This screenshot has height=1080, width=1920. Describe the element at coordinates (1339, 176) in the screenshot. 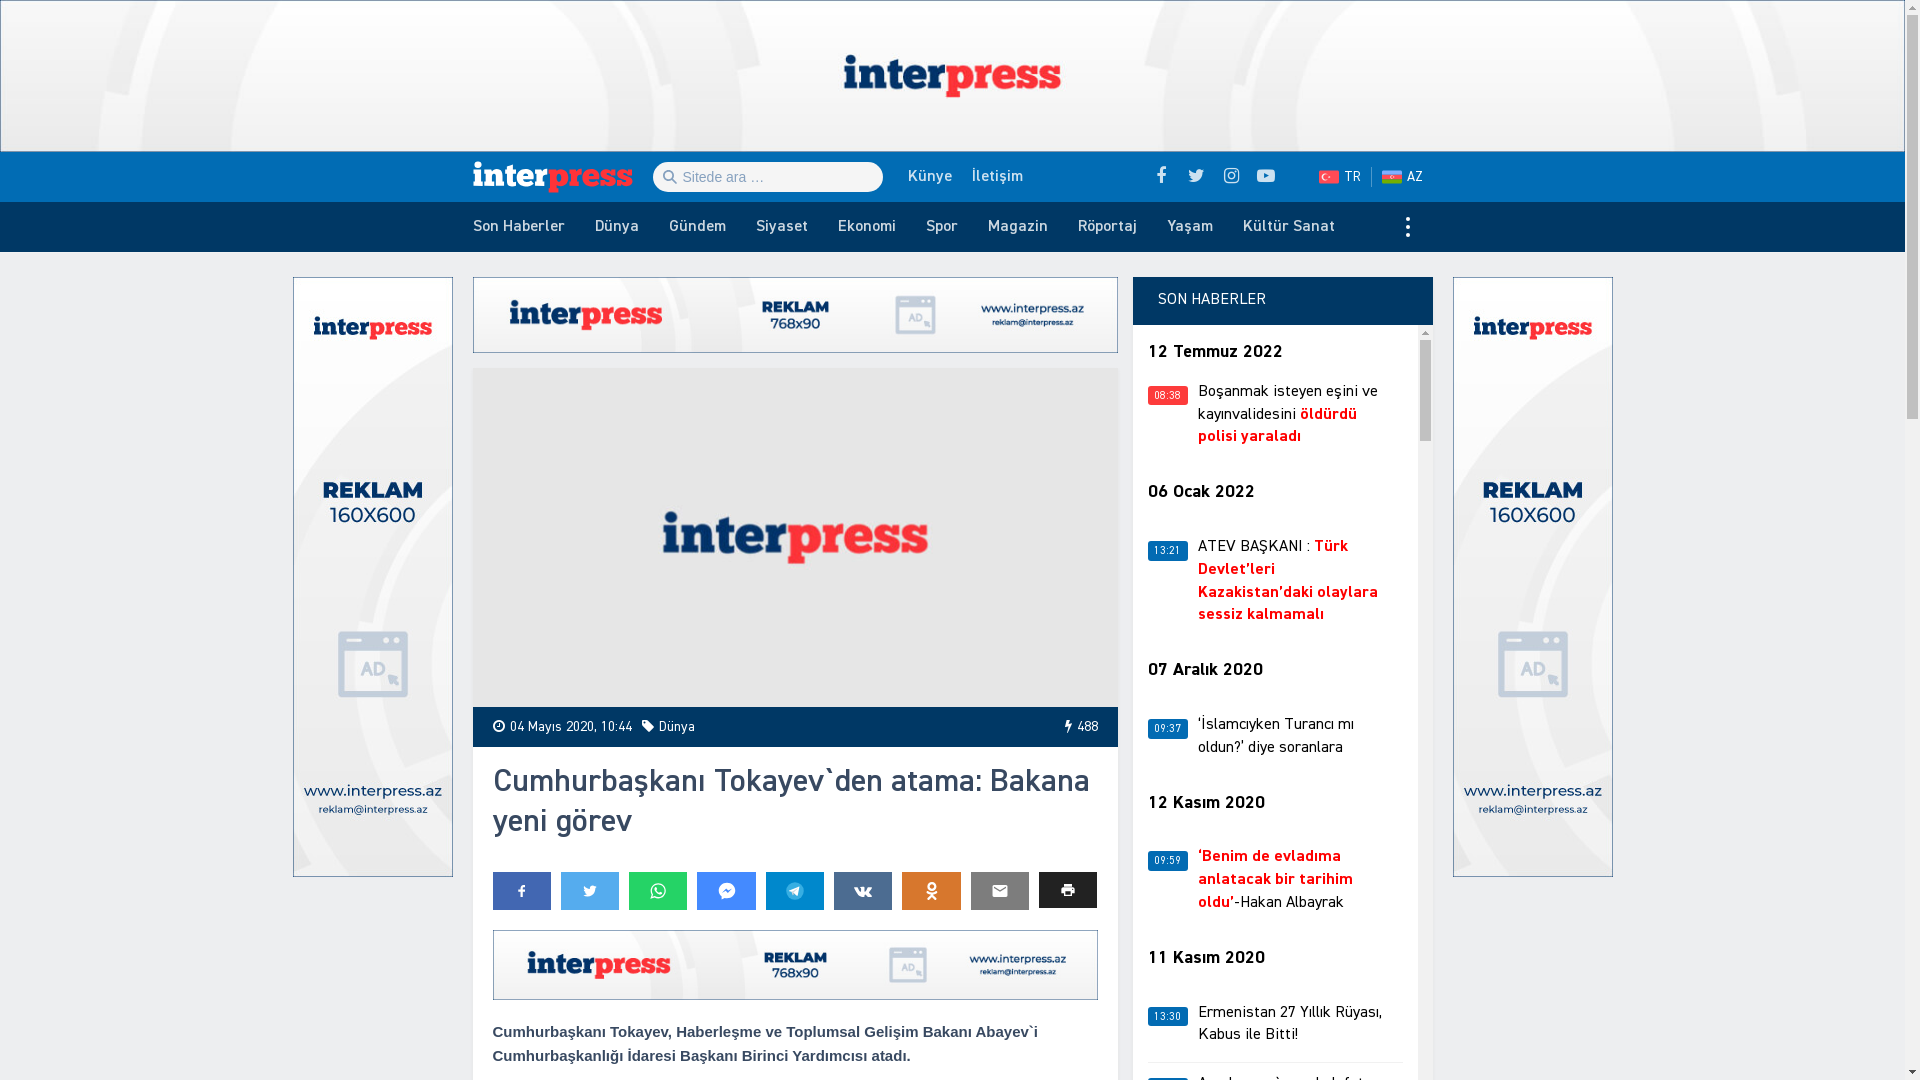

I see `'TR'` at that location.